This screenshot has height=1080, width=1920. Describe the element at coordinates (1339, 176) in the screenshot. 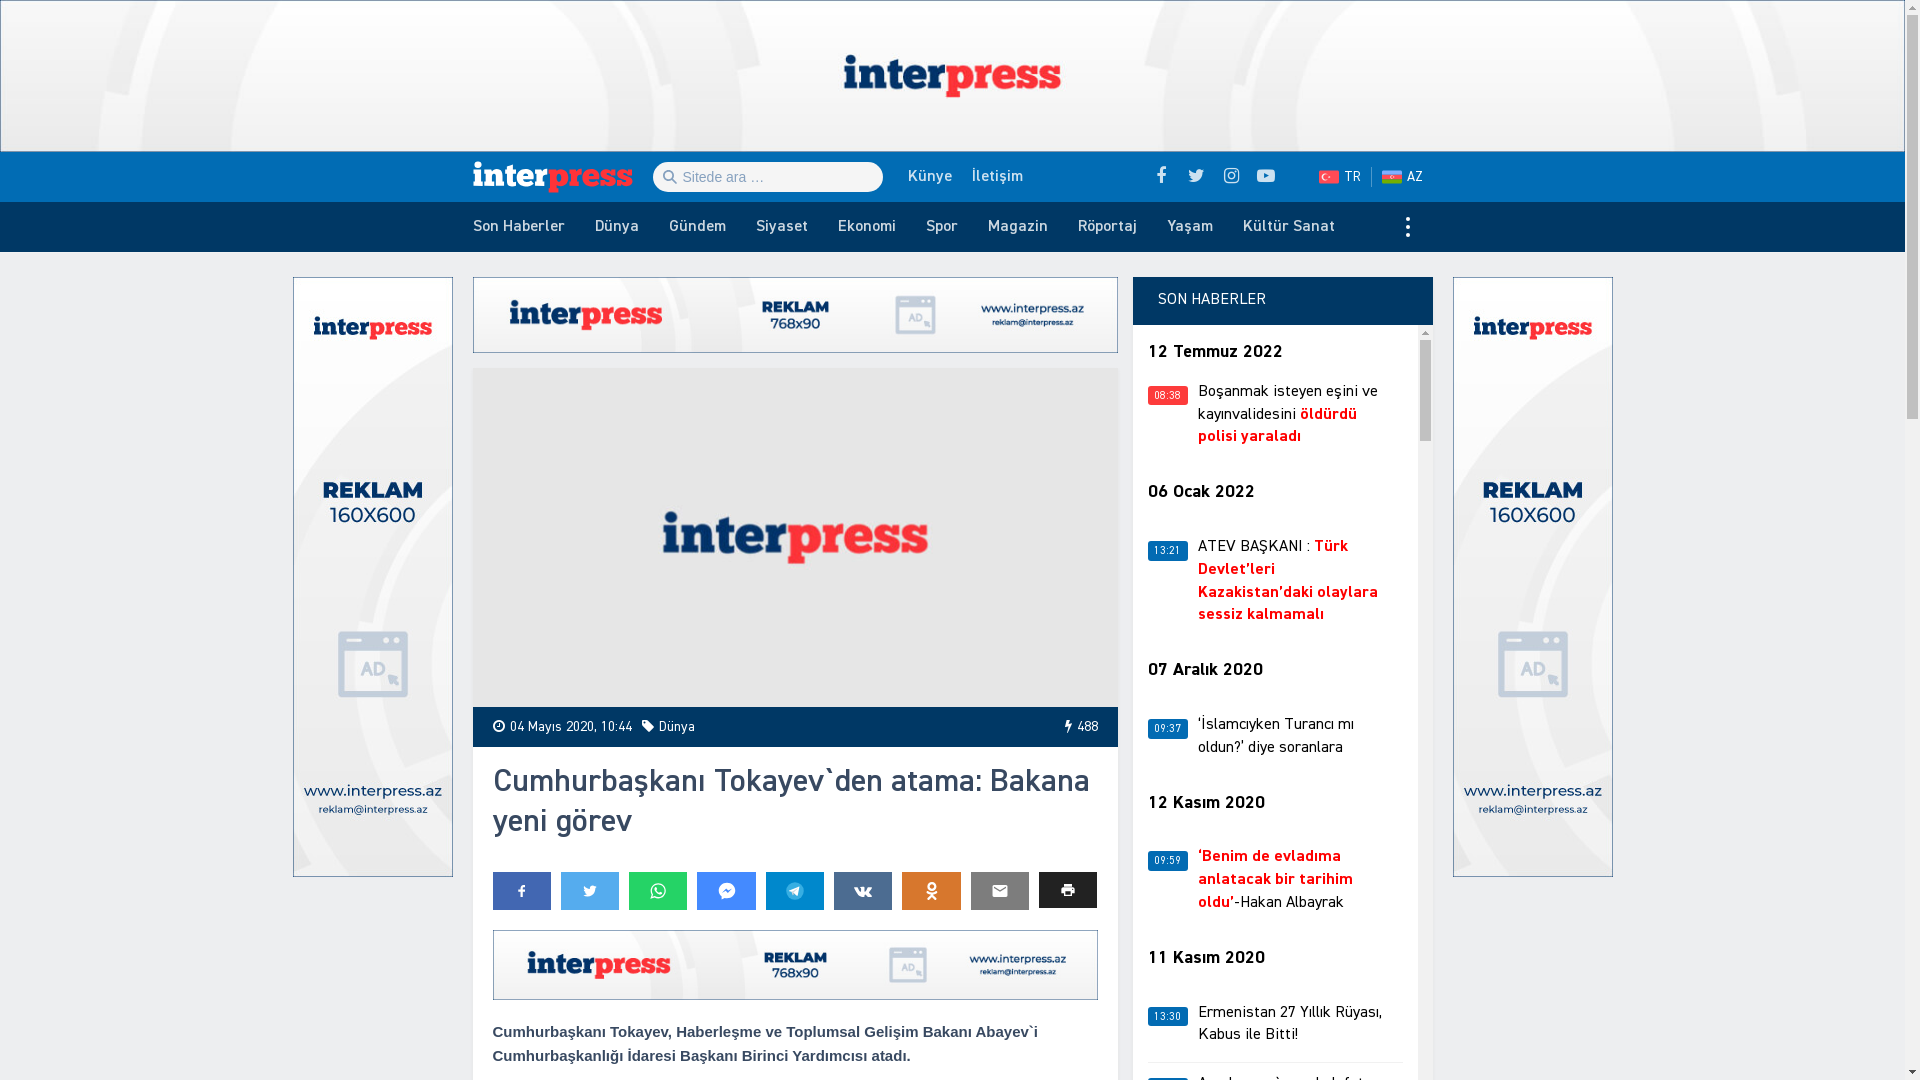

I see `'TR'` at that location.